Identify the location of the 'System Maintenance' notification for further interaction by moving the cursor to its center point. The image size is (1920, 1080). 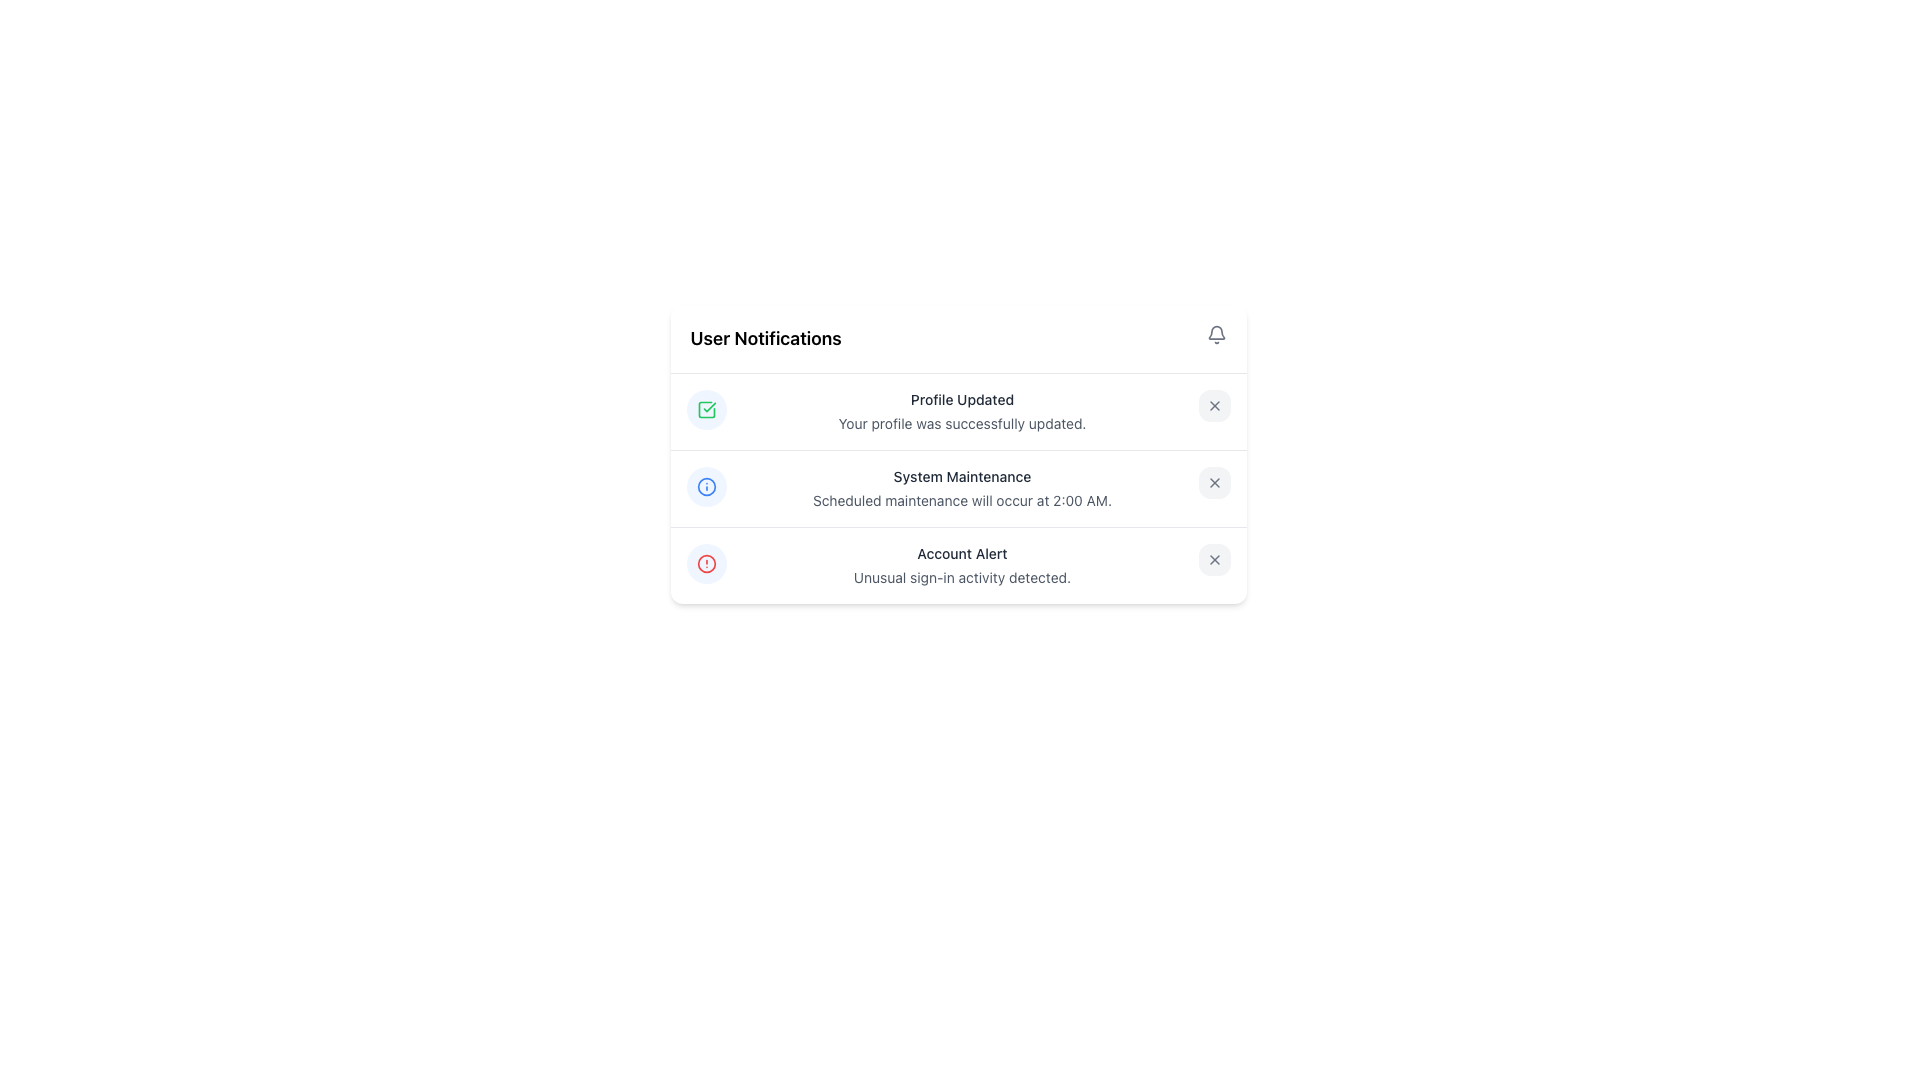
(957, 489).